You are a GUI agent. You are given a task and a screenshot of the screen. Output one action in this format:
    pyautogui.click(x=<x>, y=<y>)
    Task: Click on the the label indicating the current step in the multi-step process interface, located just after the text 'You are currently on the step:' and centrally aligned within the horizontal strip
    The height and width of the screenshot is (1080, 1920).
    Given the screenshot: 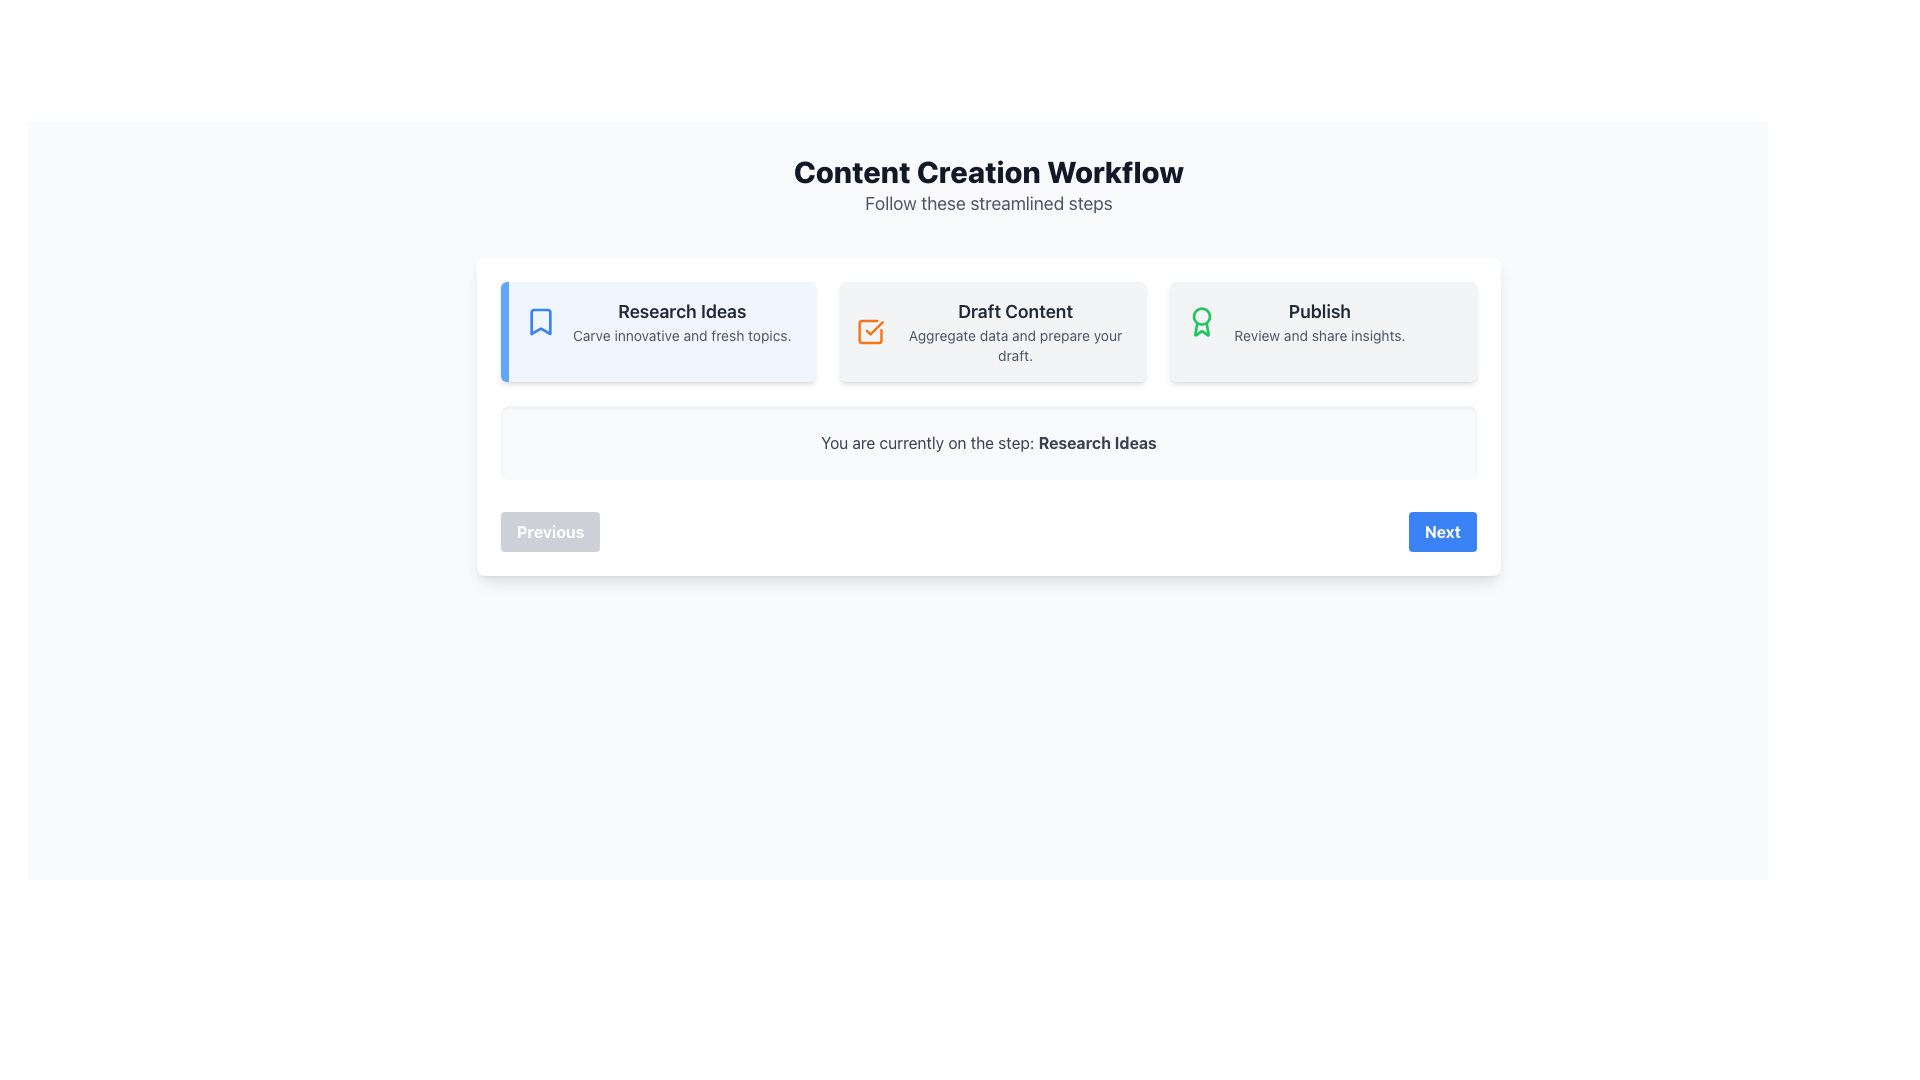 What is the action you would take?
    pyautogui.click(x=1096, y=442)
    